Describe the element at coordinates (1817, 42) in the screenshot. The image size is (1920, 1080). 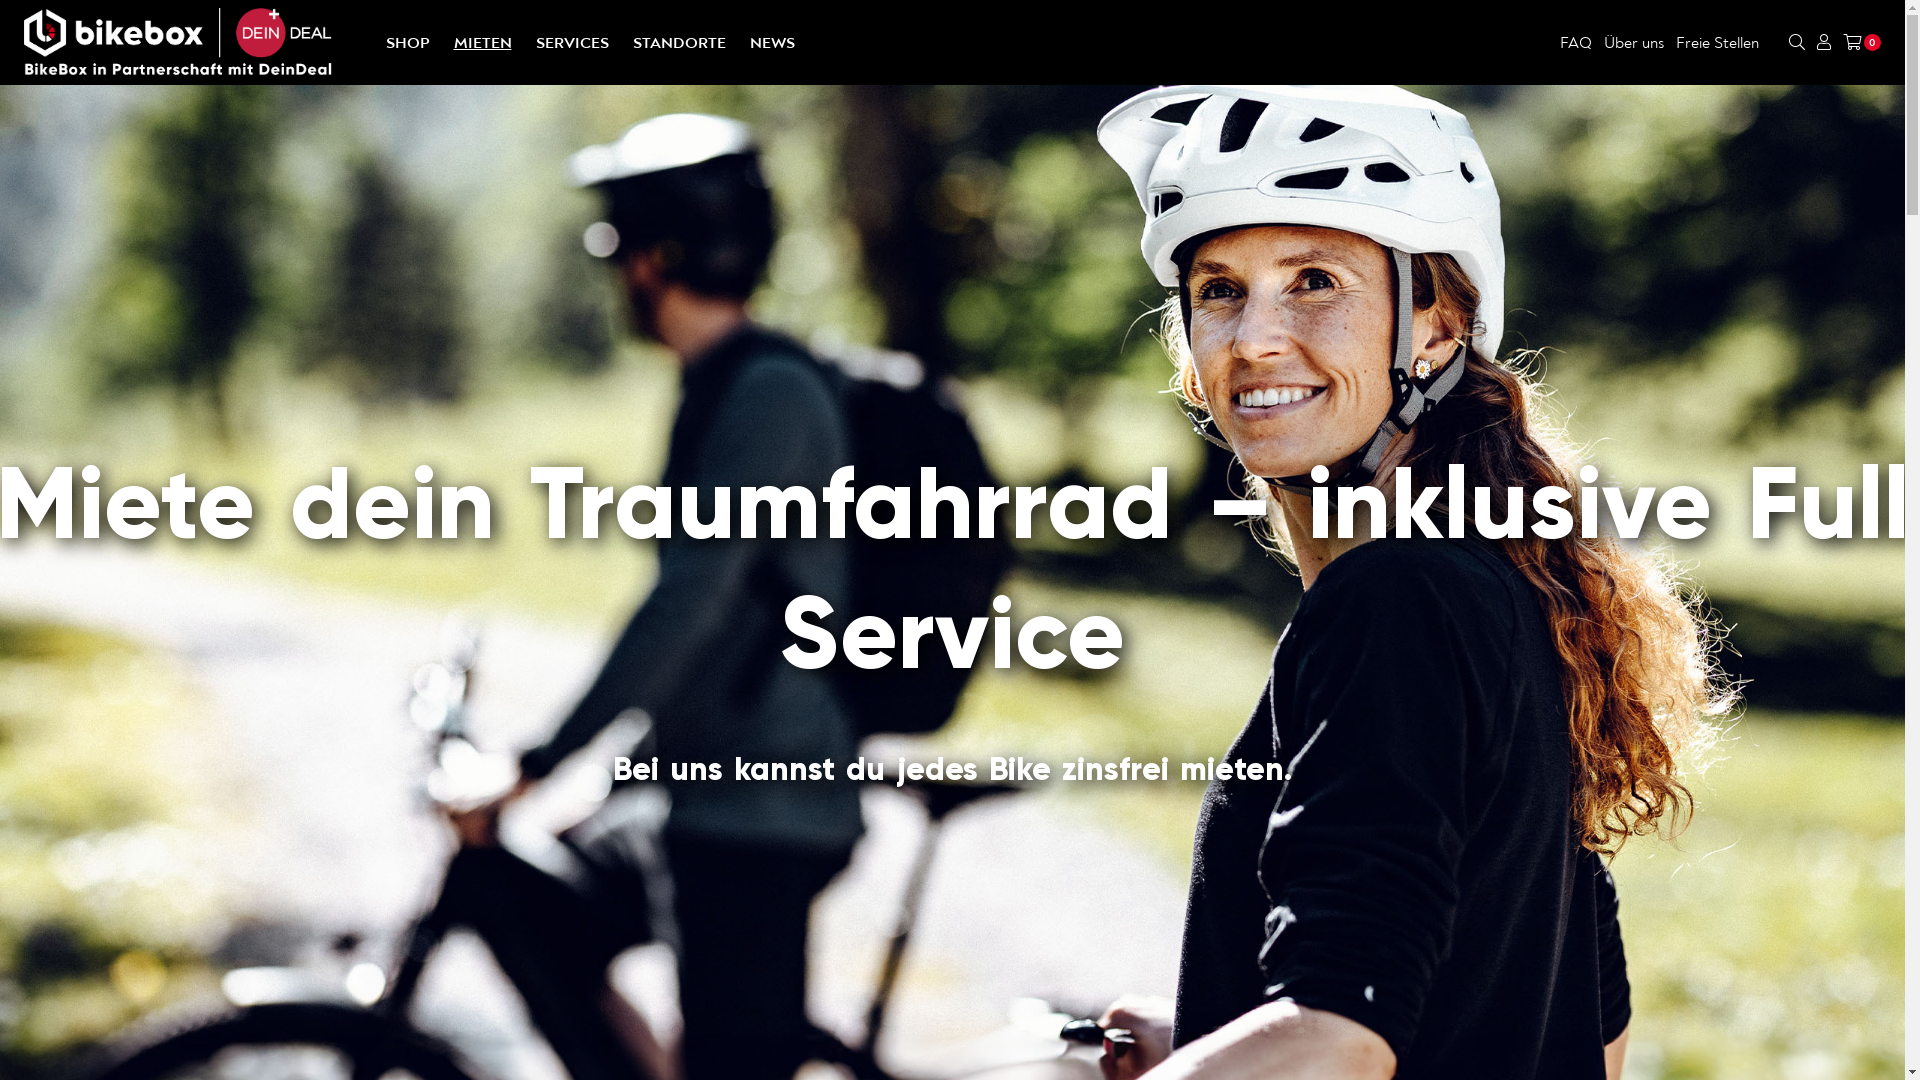
I see `'Mein Konto'` at that location.